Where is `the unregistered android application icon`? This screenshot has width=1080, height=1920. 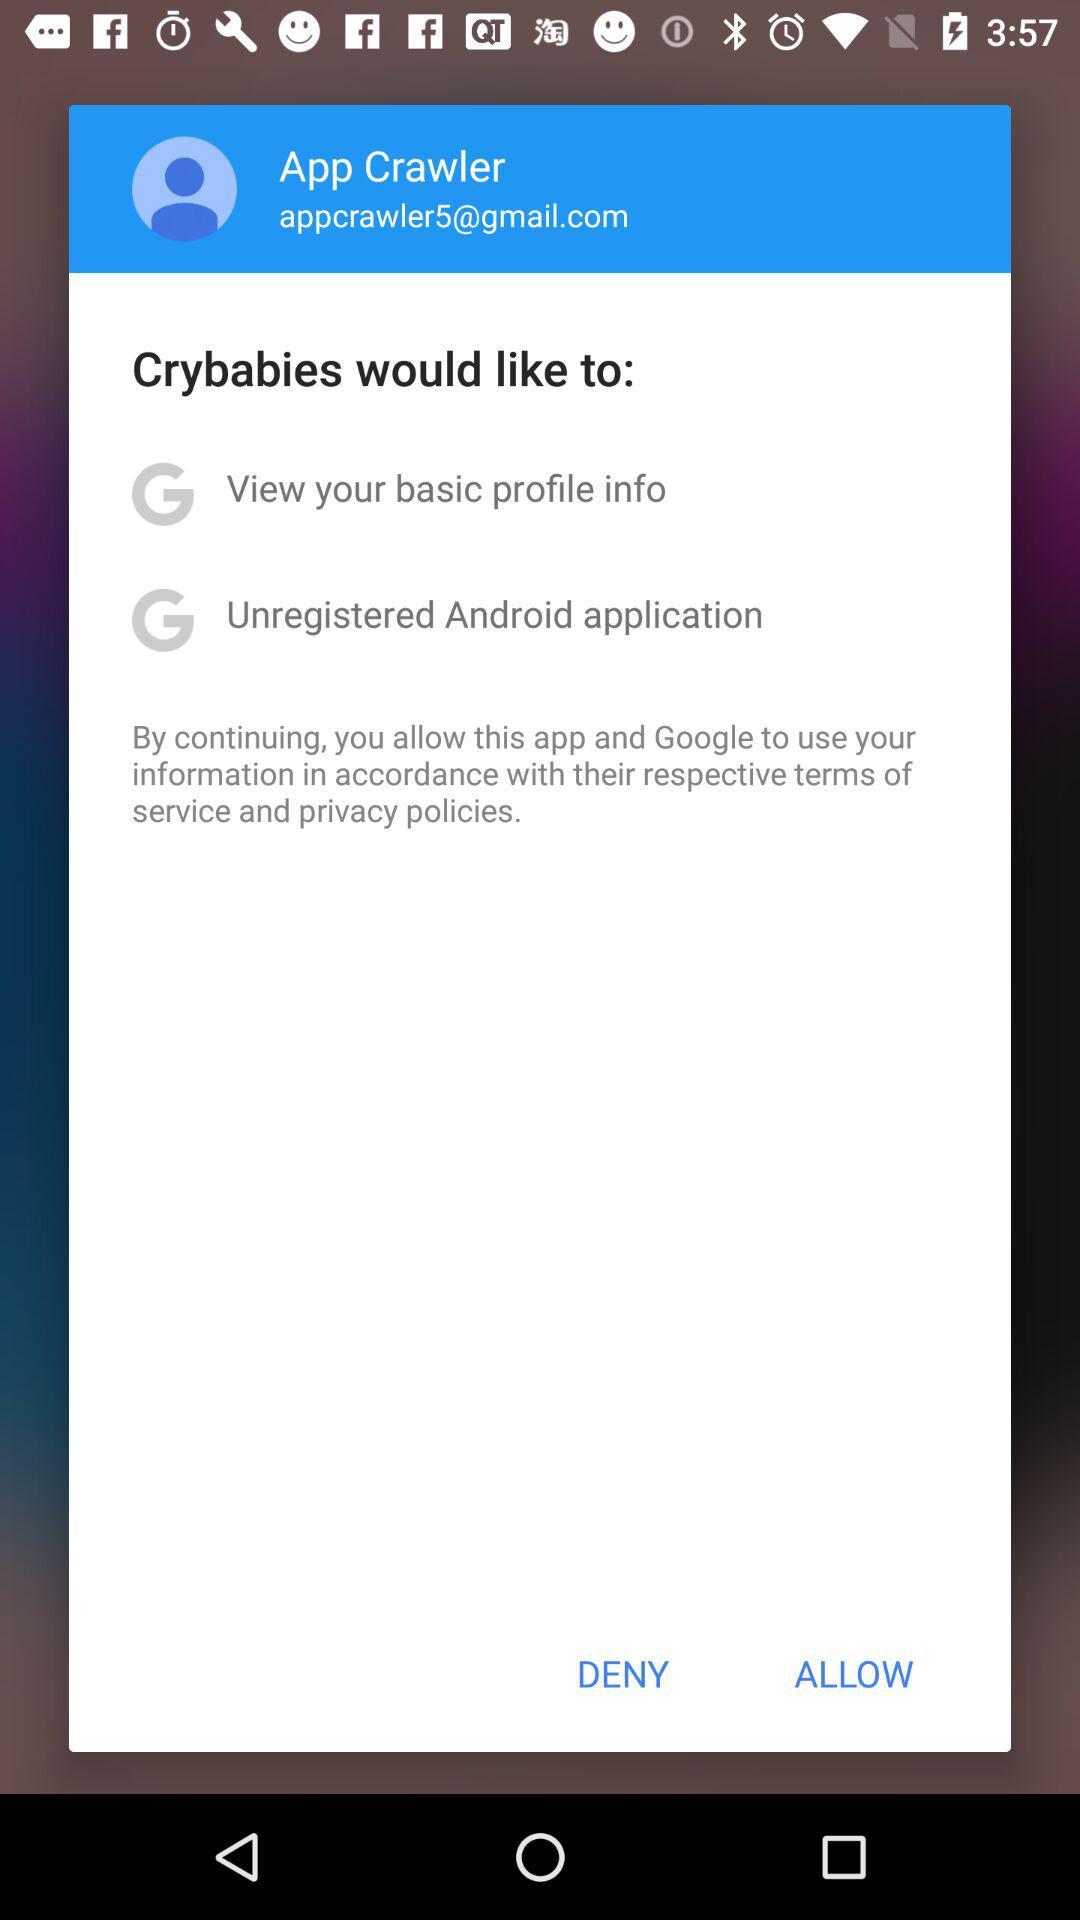
the unregistered android application icon is located at coordinates (494, 612).